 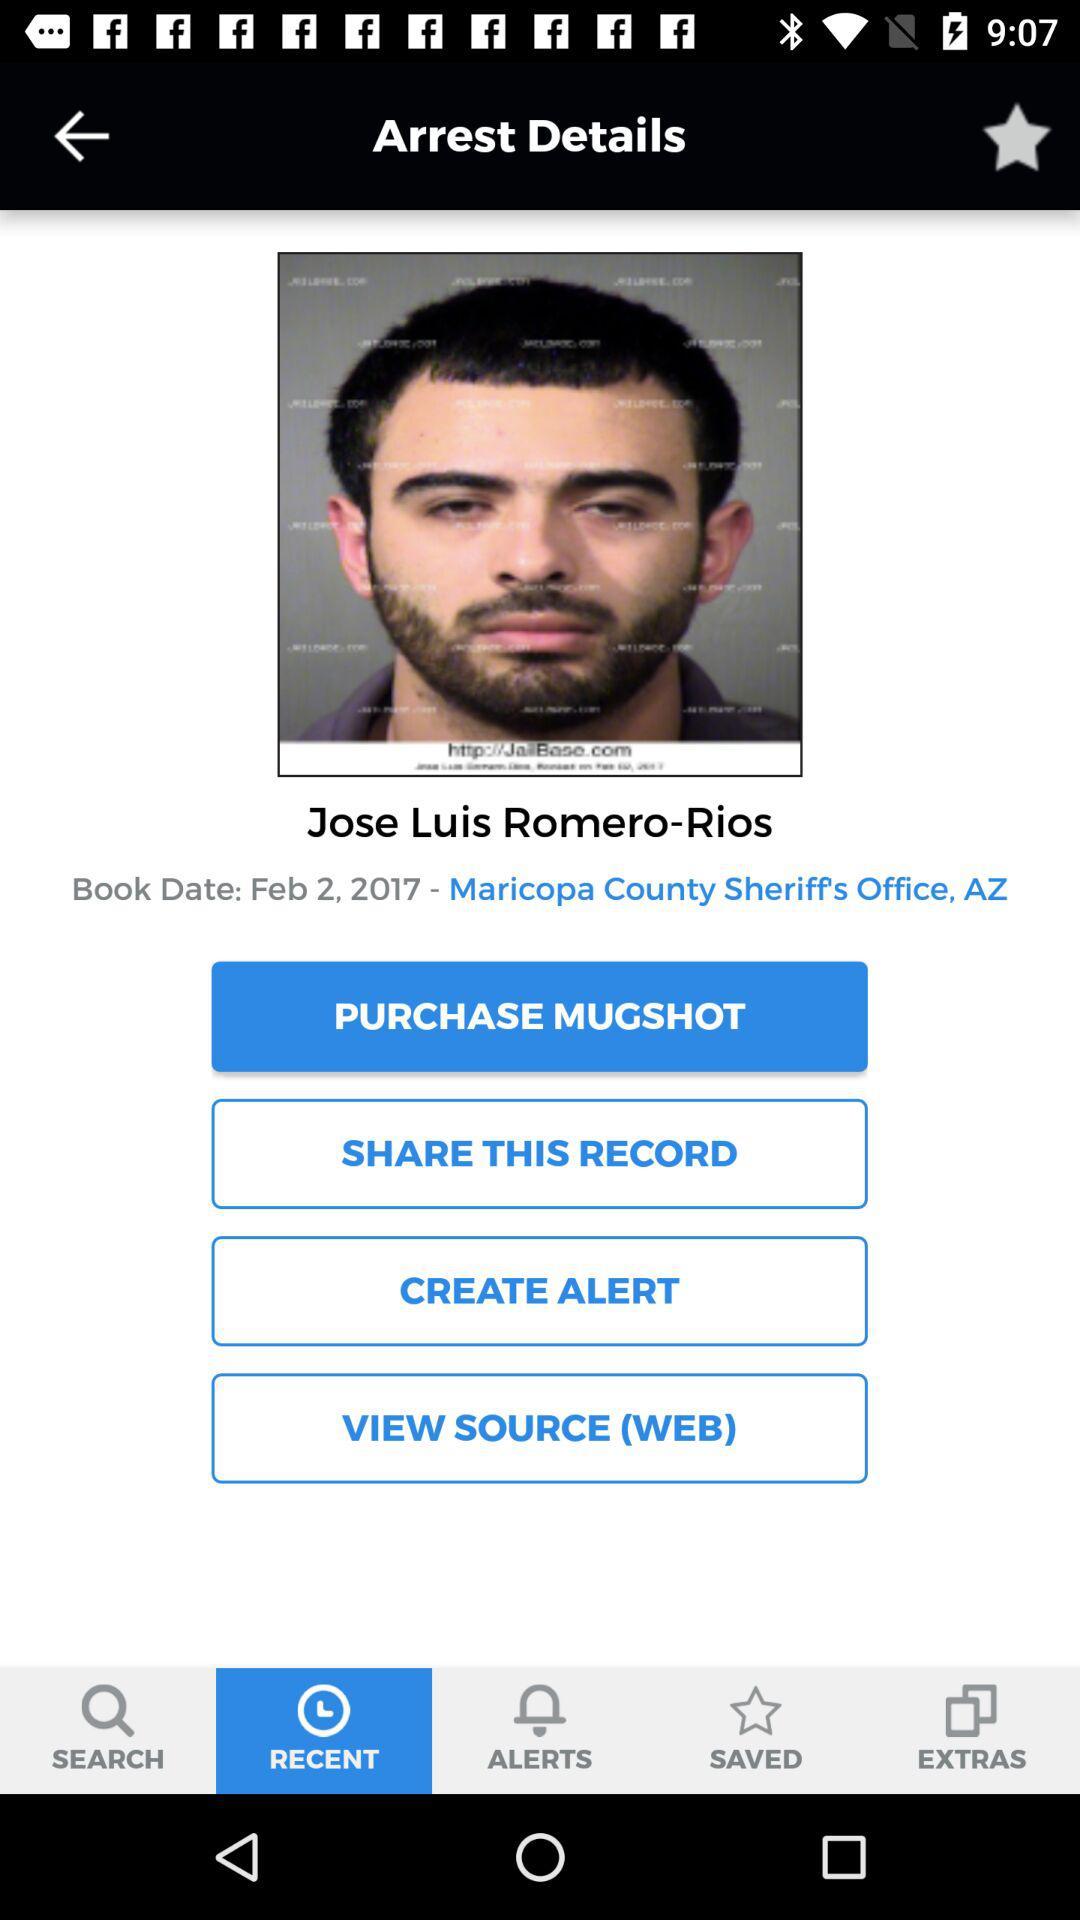 What do you see at coordinates (538, 1291) in the screenshot?
I see `the item below the share this record item` at bounding box center [538, 1291].